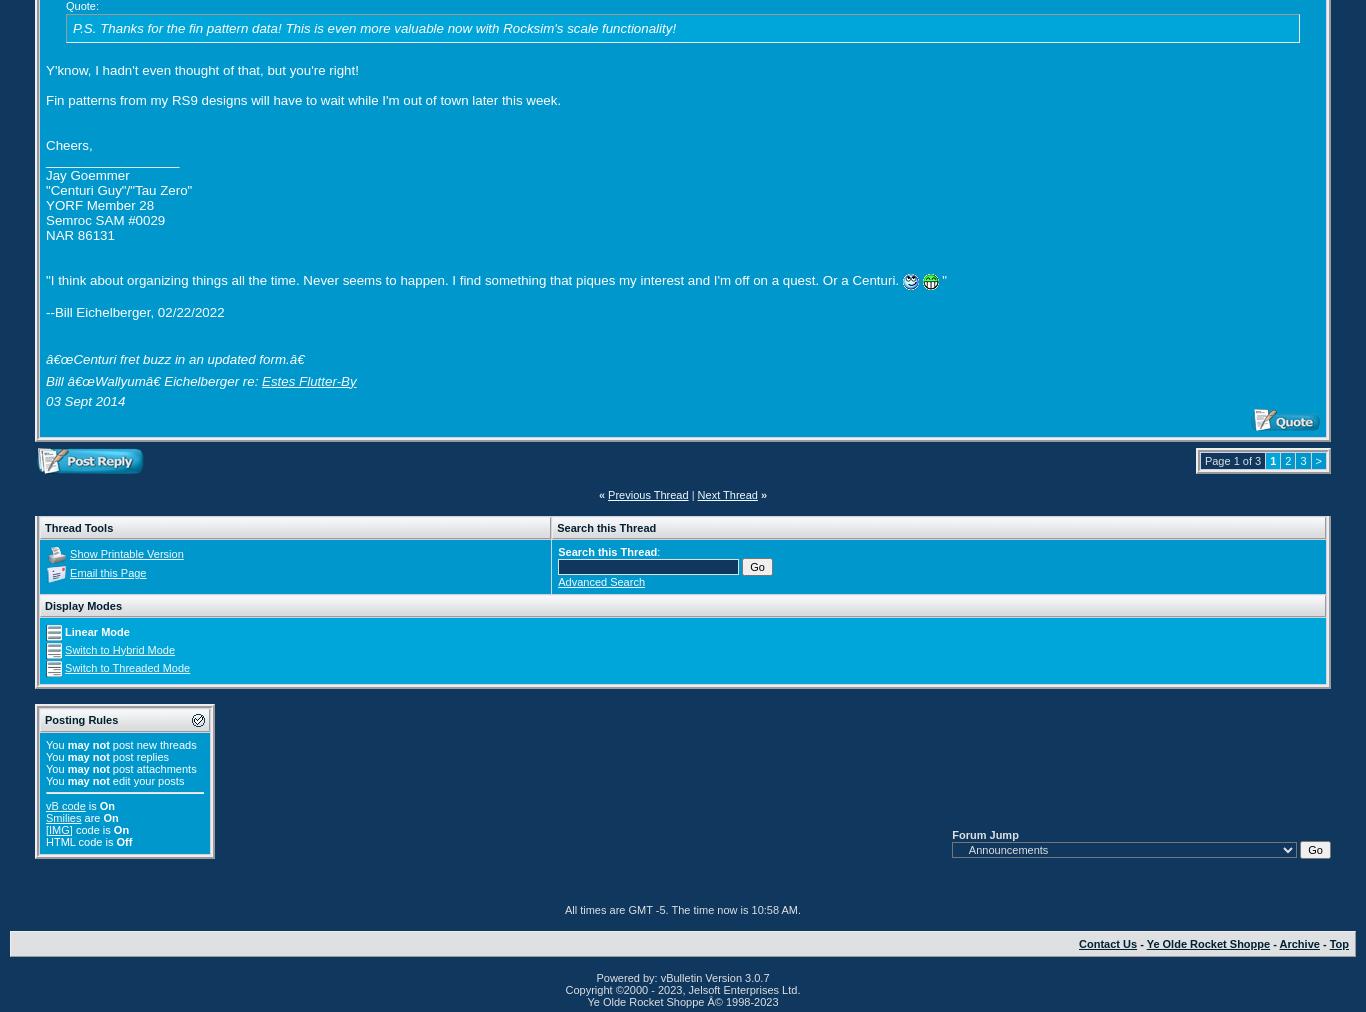 Image resolution: width=1366 pixels, height=1012 pixels. Describe the element at coordinates (92, 828) in the screenshot. I see `'code is'` at that location.